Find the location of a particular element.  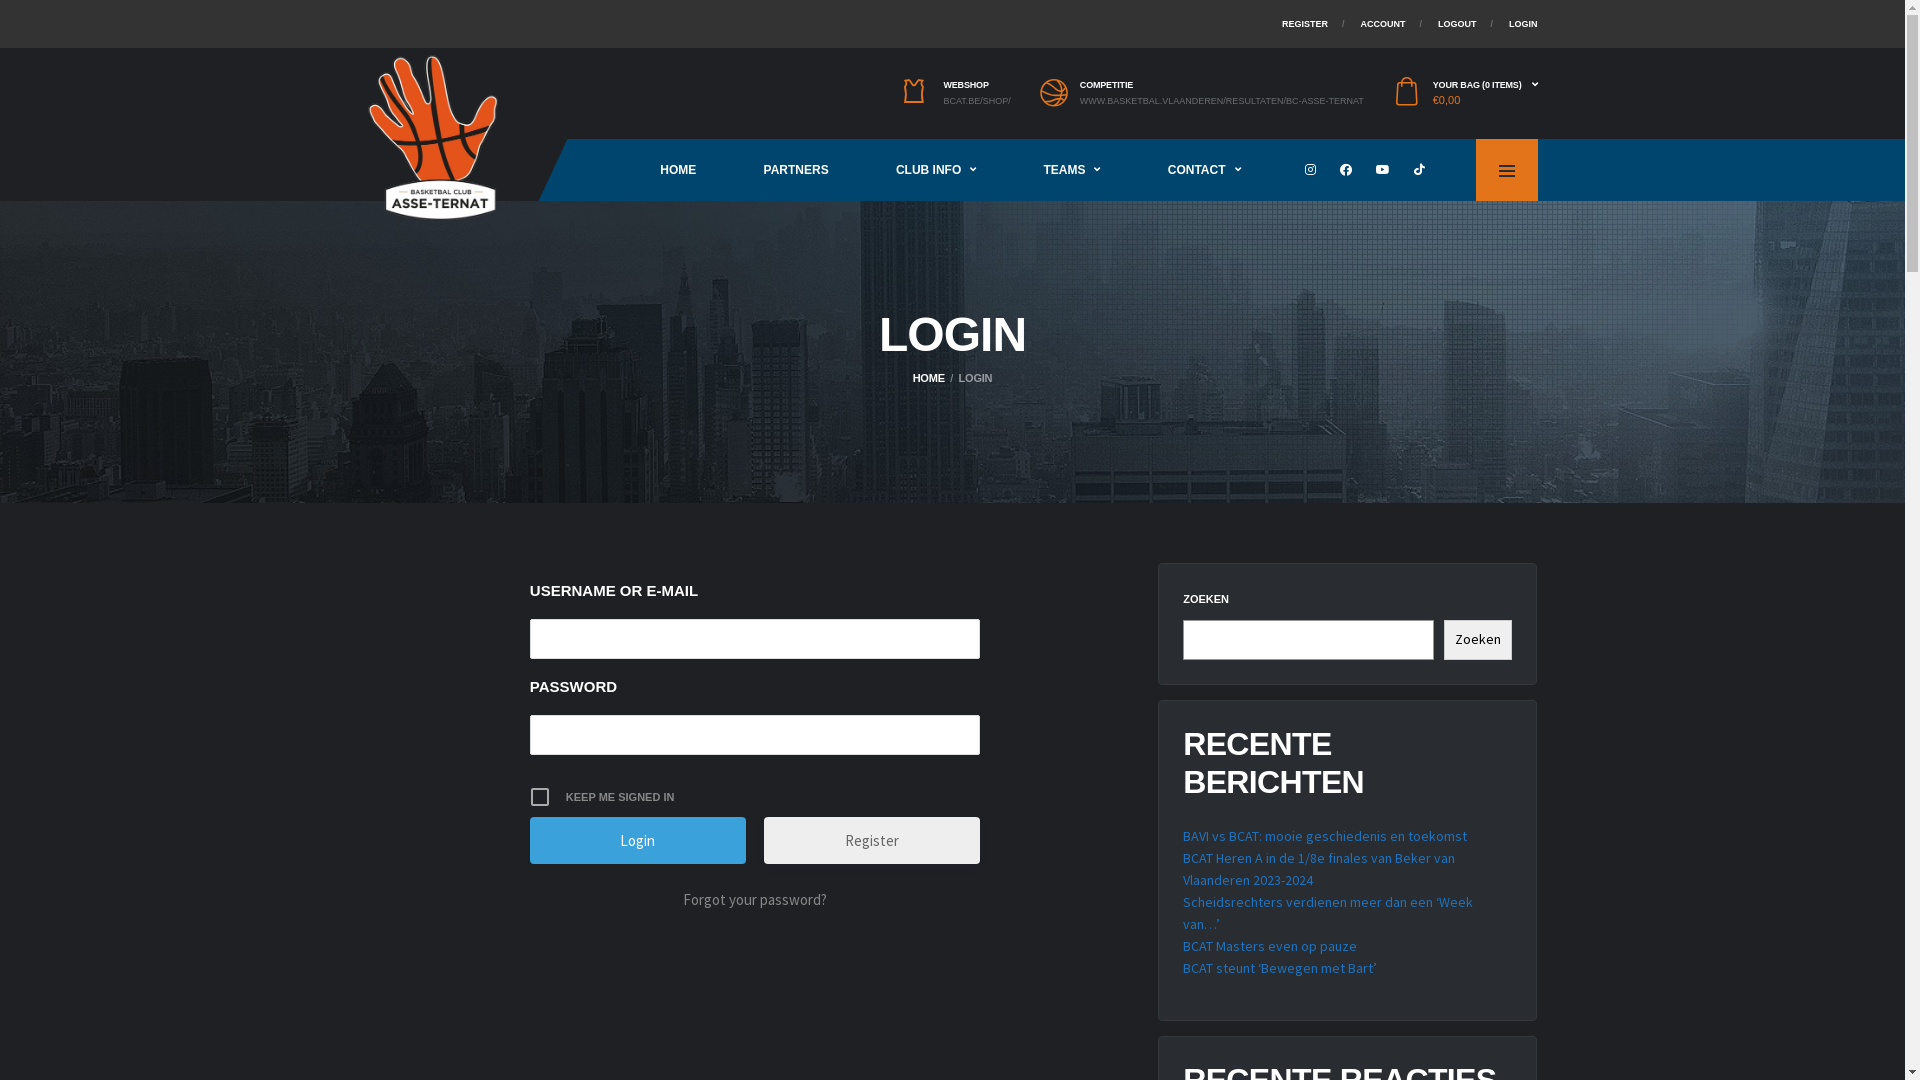

'LOGOUT' is located at coordinates (1457, 23).